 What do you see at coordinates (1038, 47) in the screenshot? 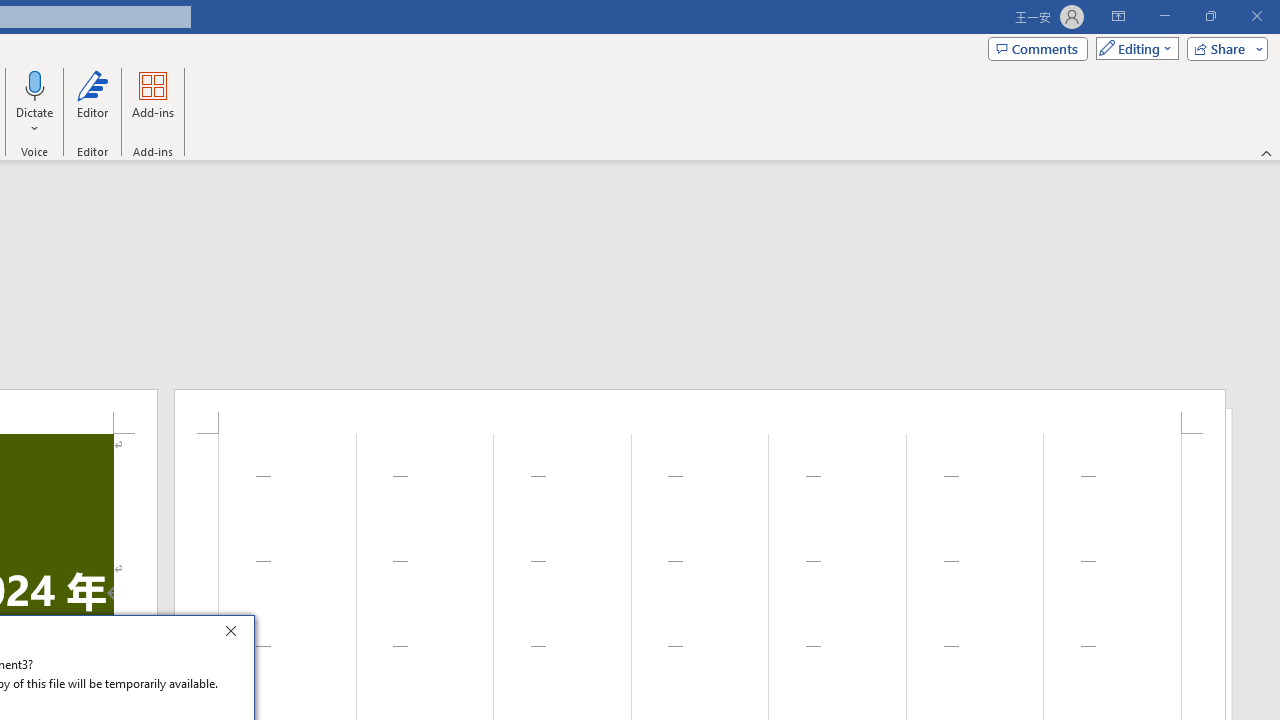
I see `'Comments'` at bounding box center [1038, 47].